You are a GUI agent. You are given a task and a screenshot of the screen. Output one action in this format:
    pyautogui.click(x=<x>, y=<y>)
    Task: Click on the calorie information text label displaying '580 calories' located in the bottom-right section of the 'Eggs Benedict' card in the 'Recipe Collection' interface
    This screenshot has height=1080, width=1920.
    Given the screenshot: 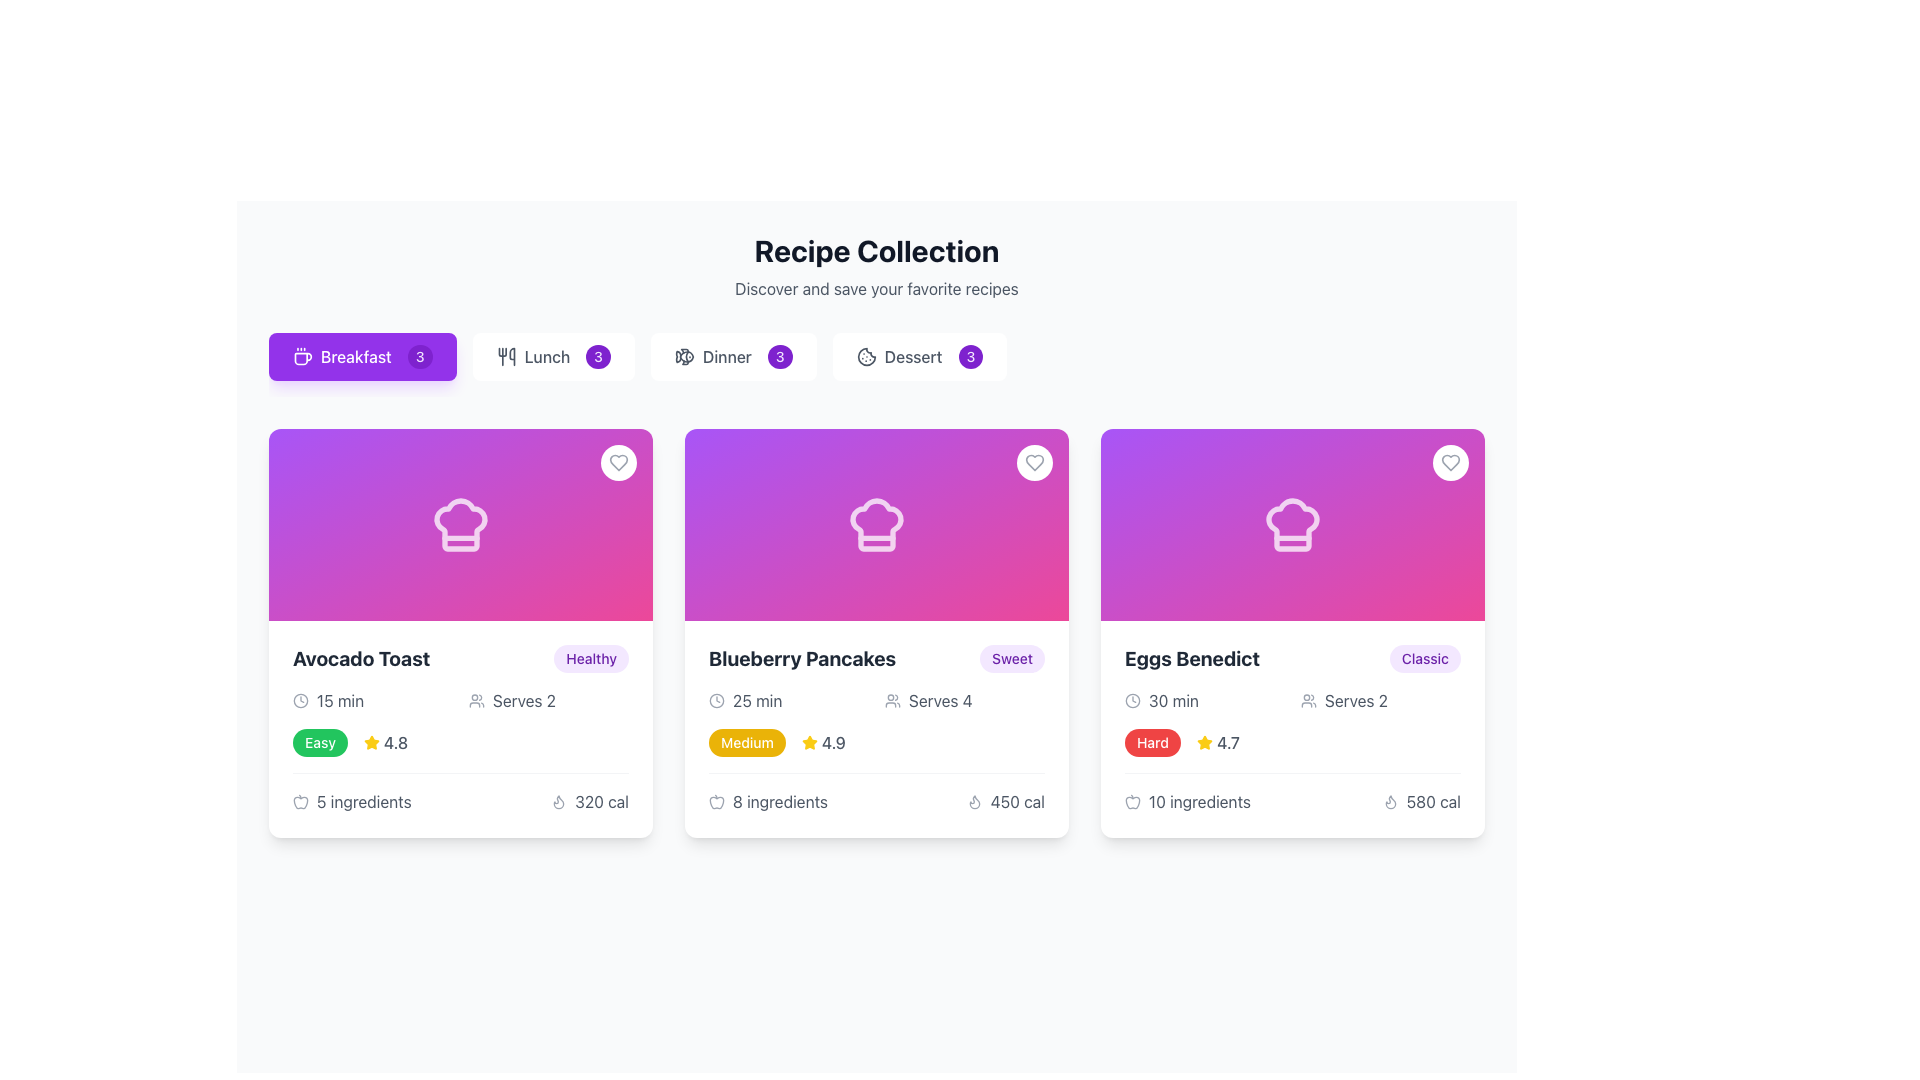 What is the action you would take?
    pyautogui.click(x=1432, y=801)
    